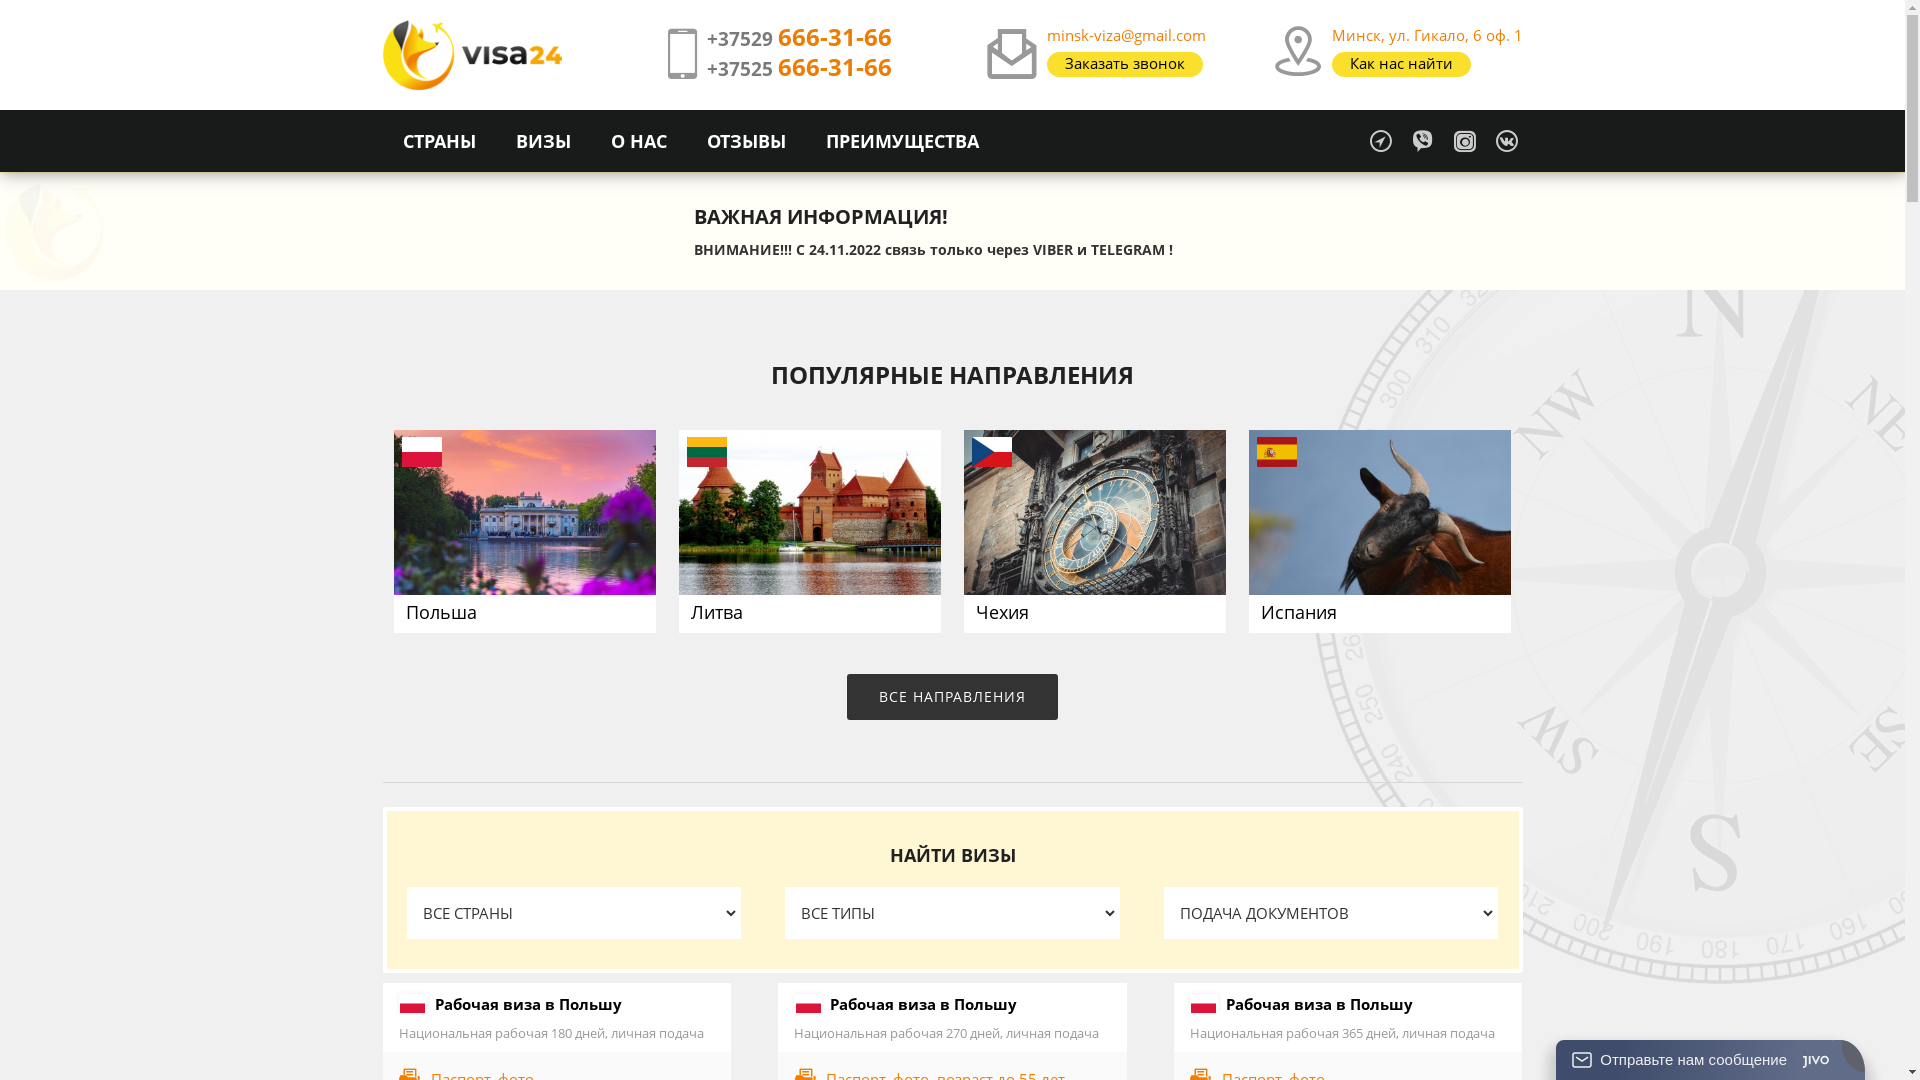 This screenshot has width=1920, height=1080. Describe the element at coordinates (1126, 34) in the screenshot. I see `'minsk-viza@gmail.com'` at that location.